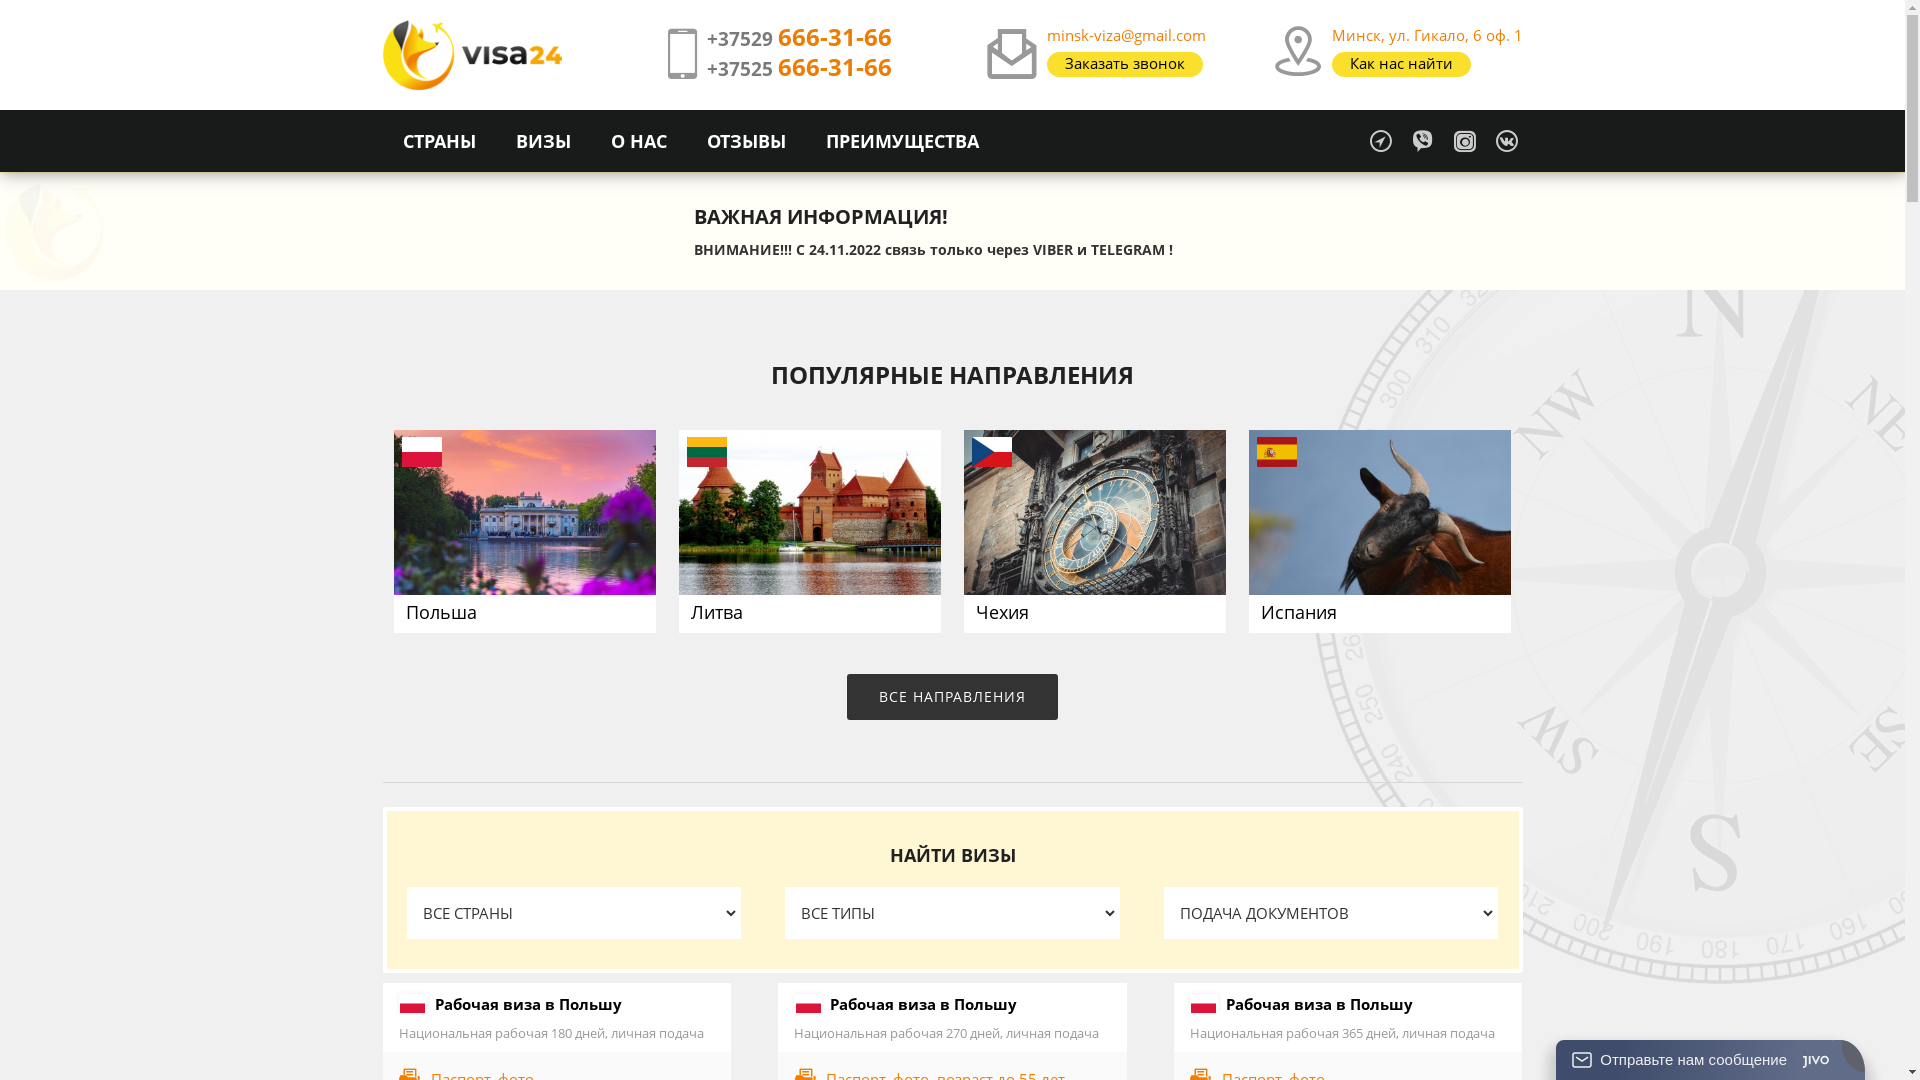 This screenshot has width=1920, height=1080. Describe the element at coordinates (1126, 34) in the screenshot. I see `'minsk-viza@gmail.com'` at that location.